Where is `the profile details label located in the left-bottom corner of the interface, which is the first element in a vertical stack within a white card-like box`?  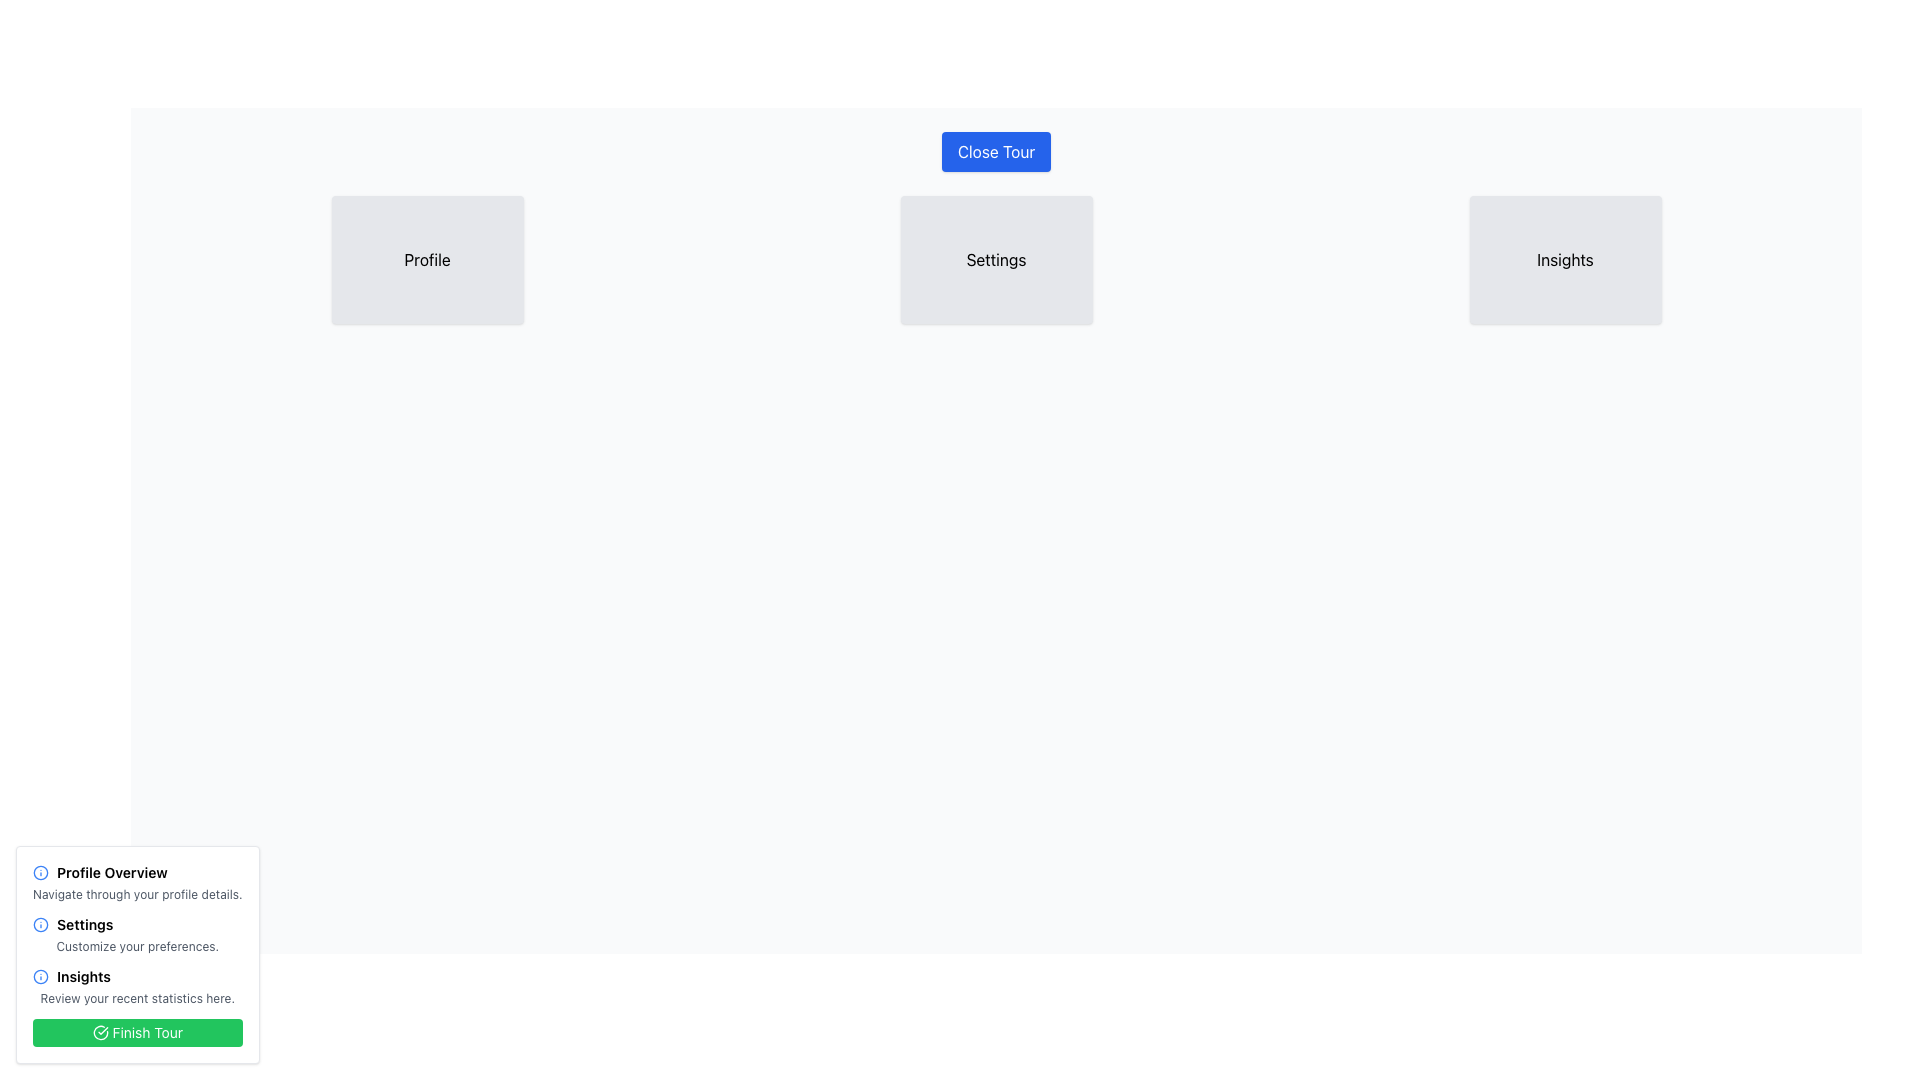 the profile details label located in the left-bottom corner of the interface, which is the first element in a vertical stack within a white card-like box is located at coordinates (136, 871).